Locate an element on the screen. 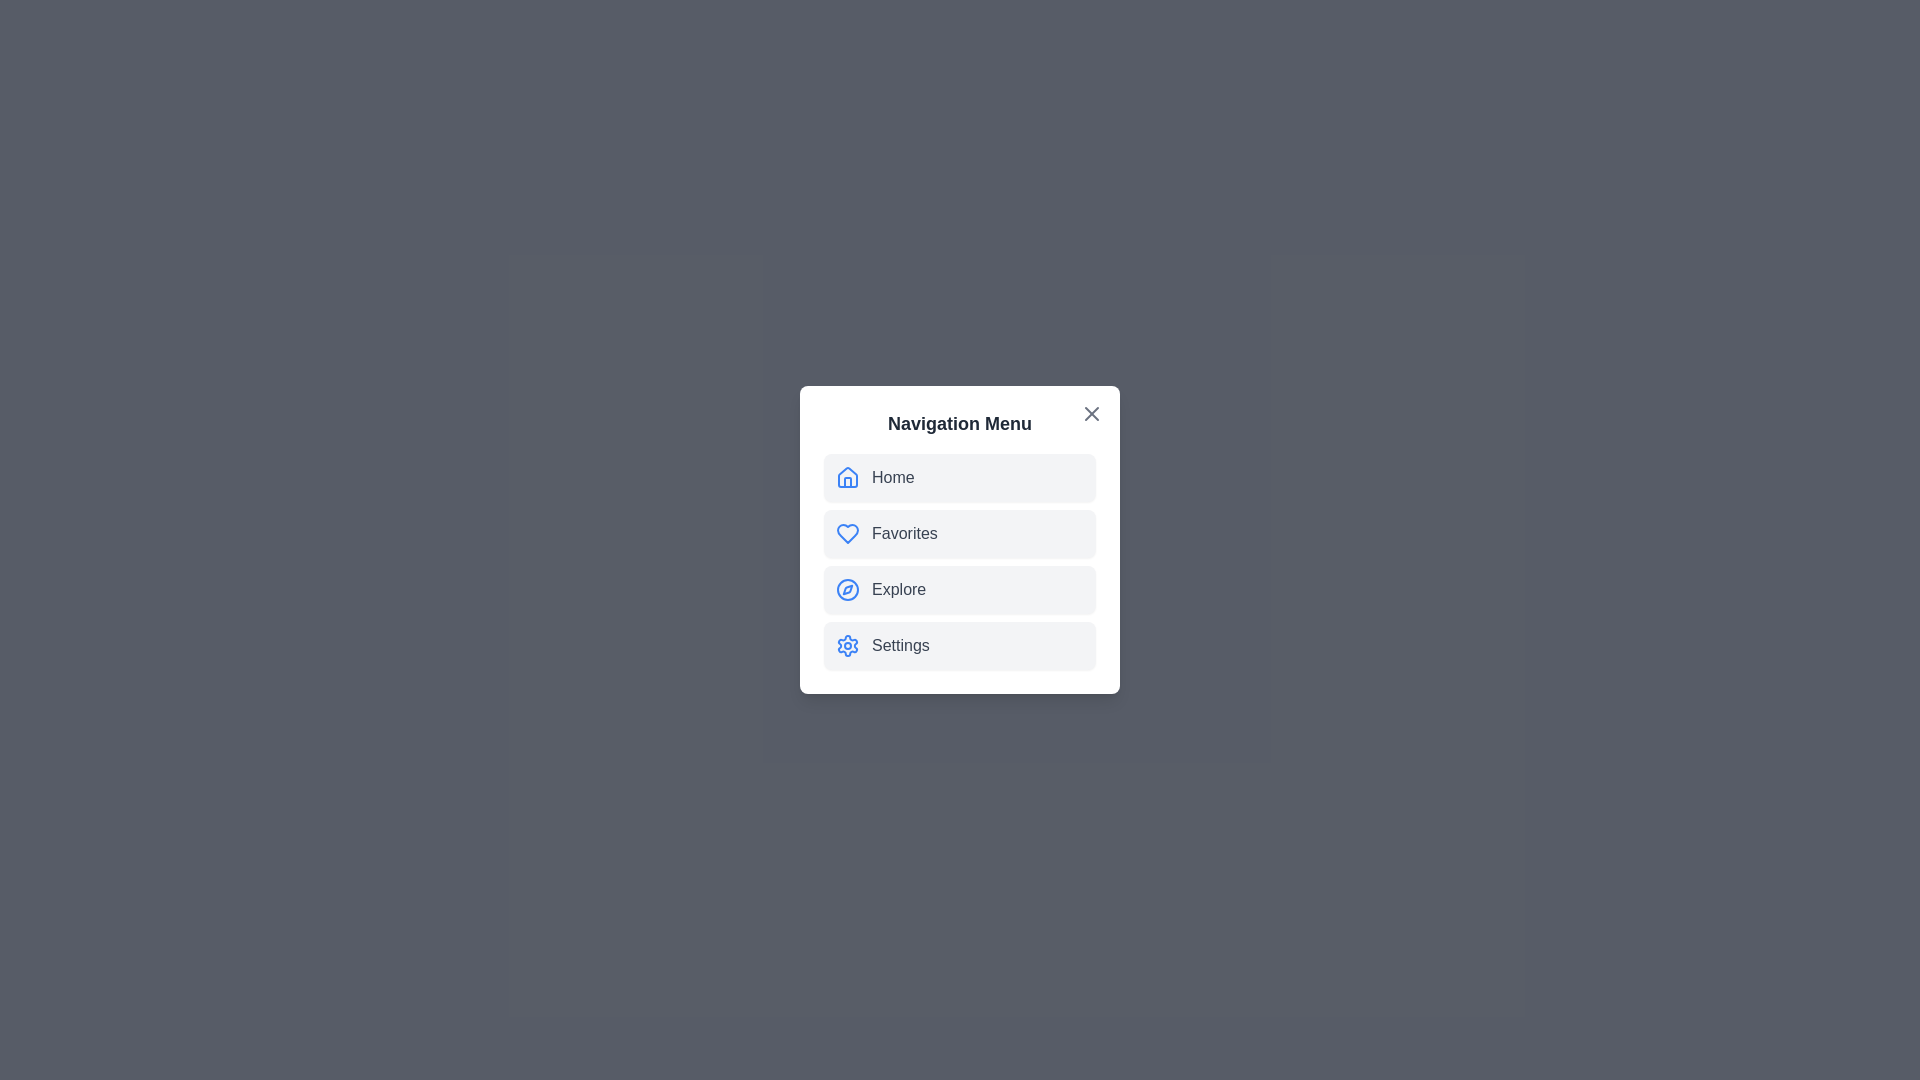 This screenshot has width=1920, height=1080. the navigation item Home to observe its hover effect is located at coordinates (960, 478).